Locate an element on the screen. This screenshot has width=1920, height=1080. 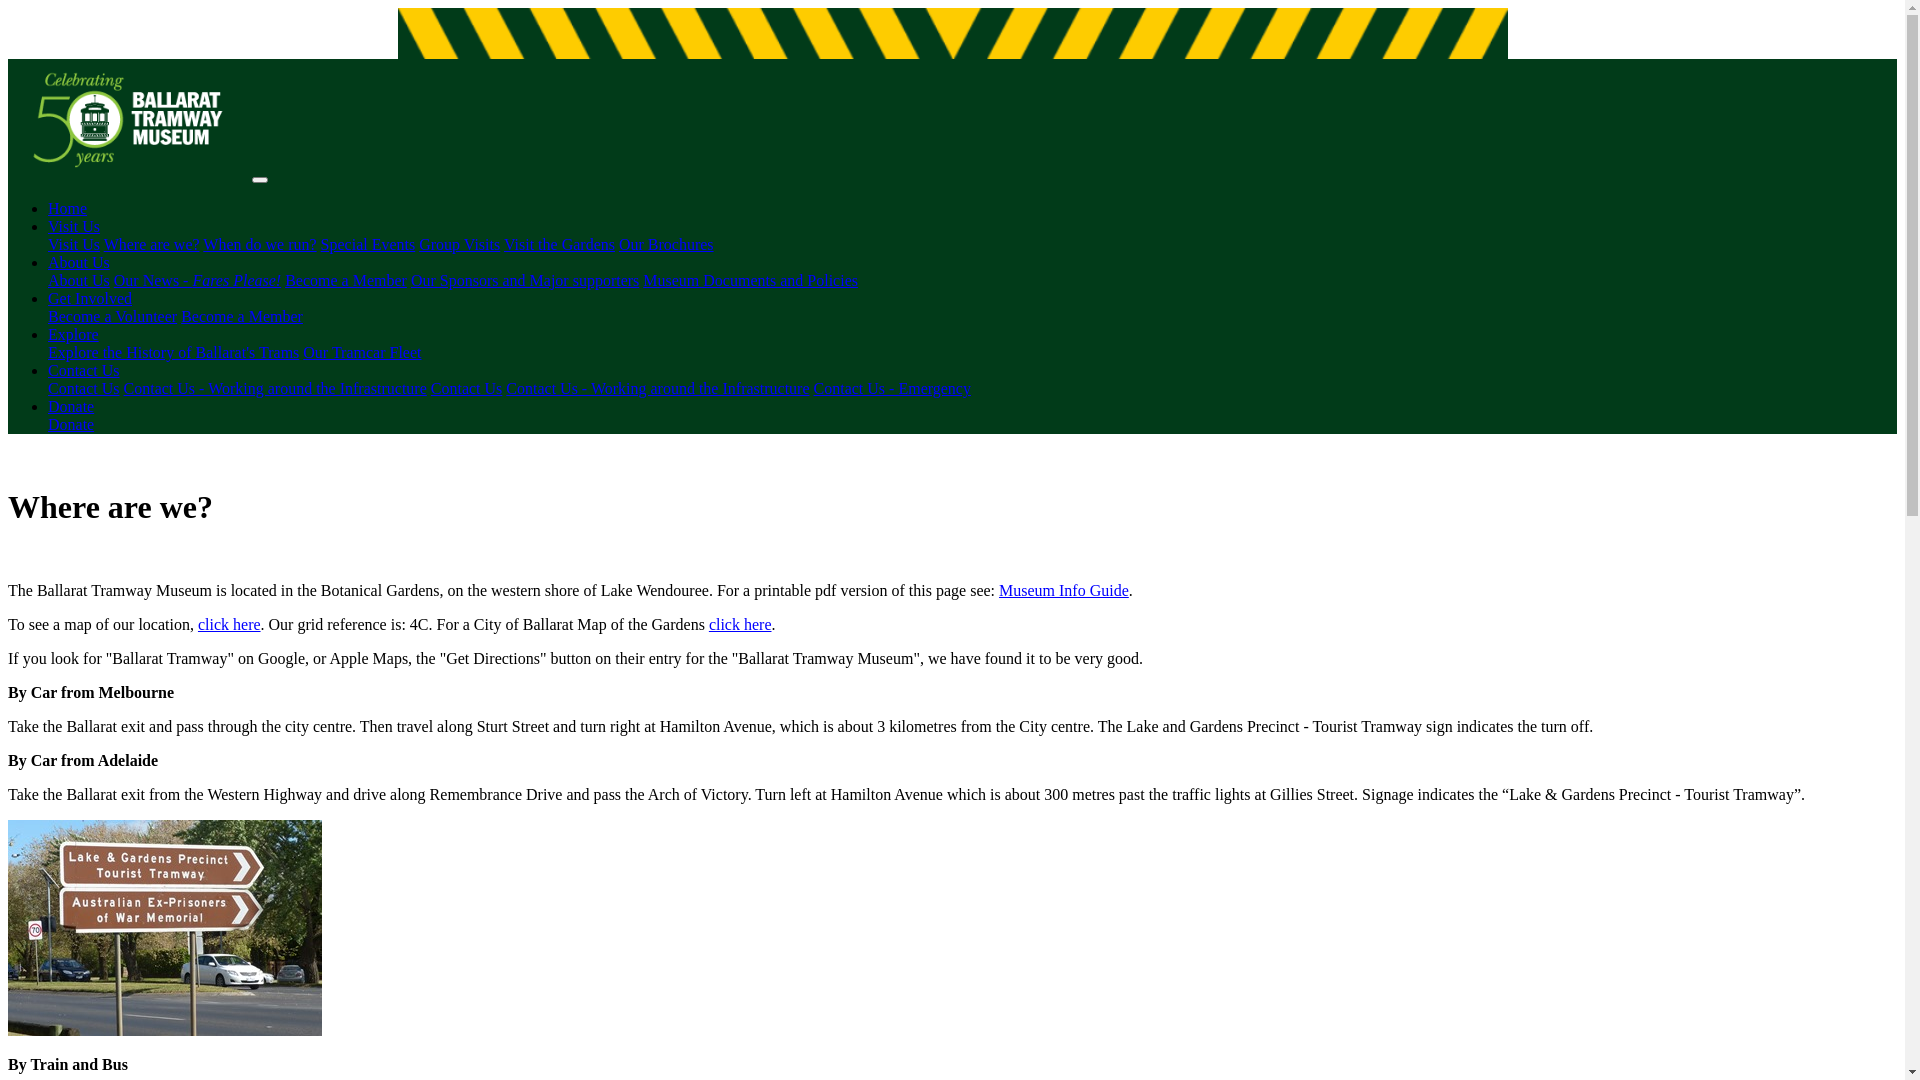
'Donate' is located at coordinates (71, 423).